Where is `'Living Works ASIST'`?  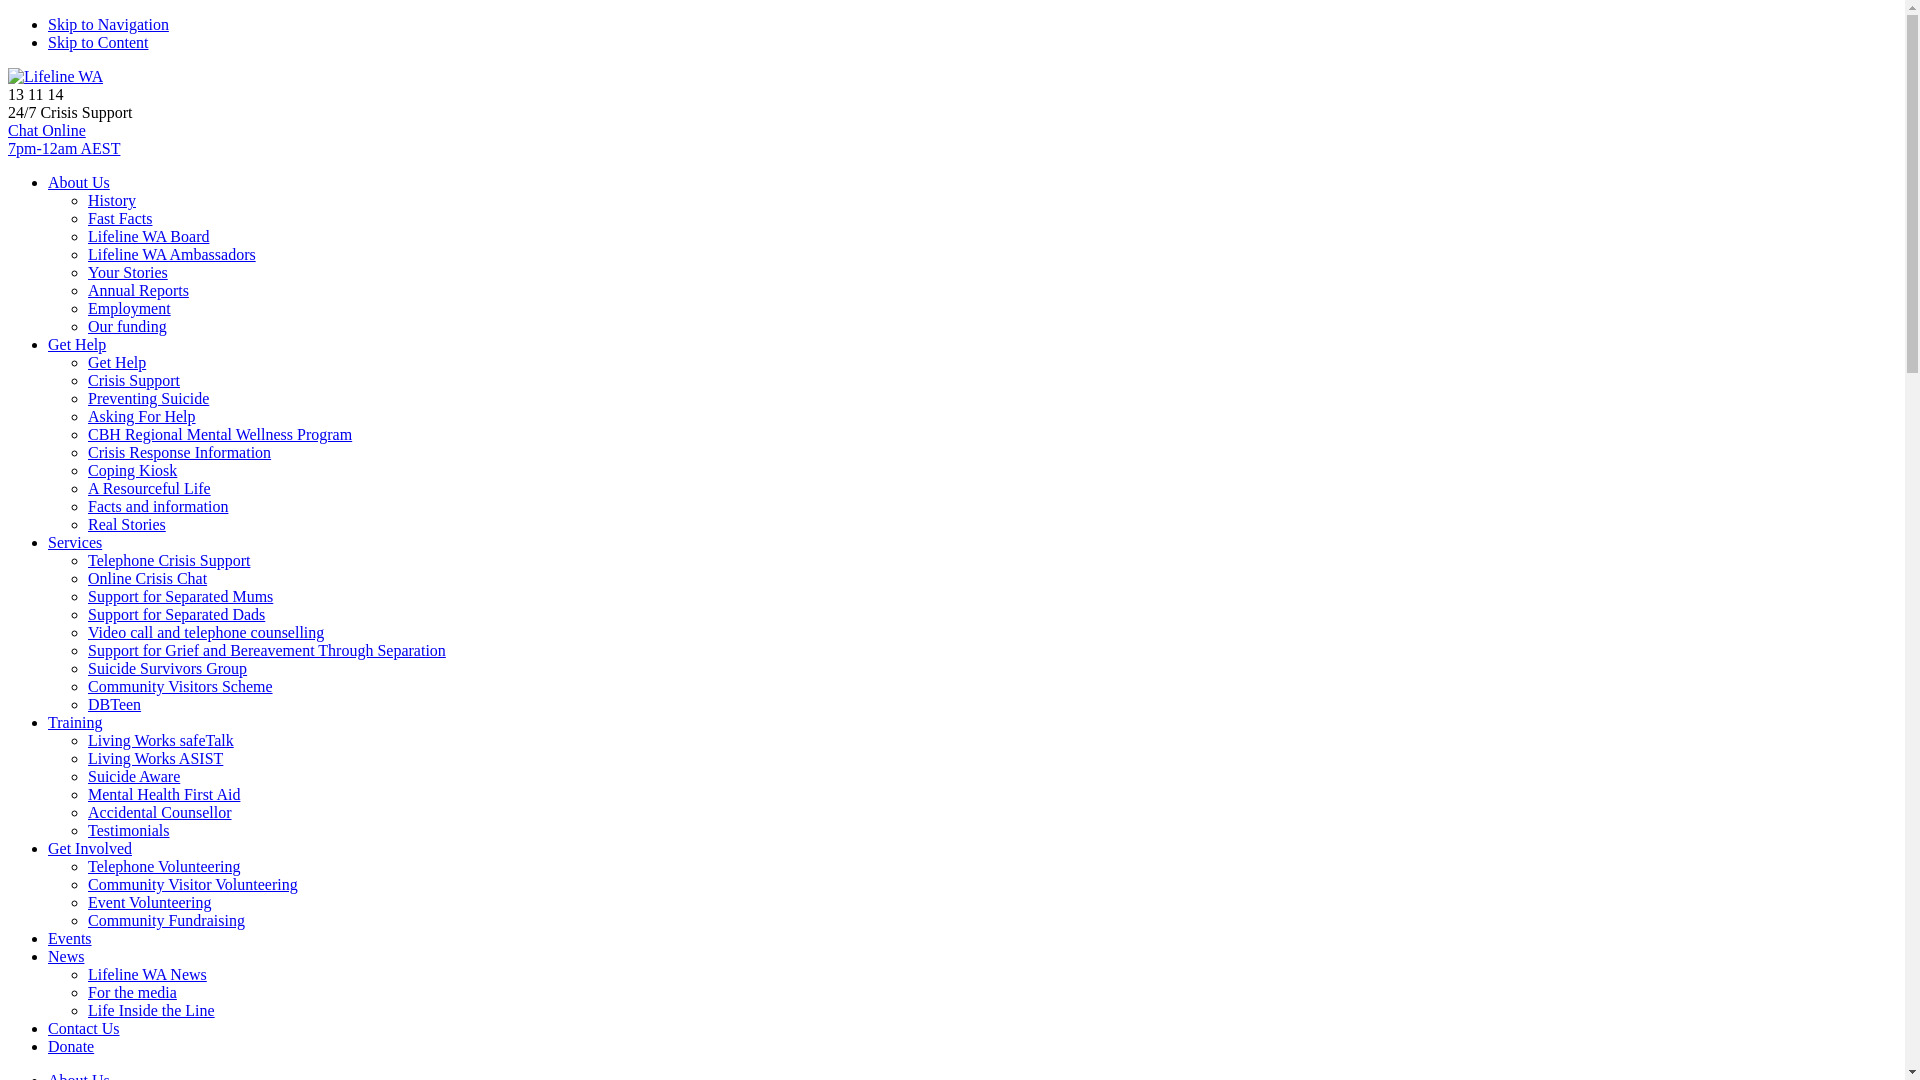 'Living Works ASIST' is located at coordinates (86, 758).